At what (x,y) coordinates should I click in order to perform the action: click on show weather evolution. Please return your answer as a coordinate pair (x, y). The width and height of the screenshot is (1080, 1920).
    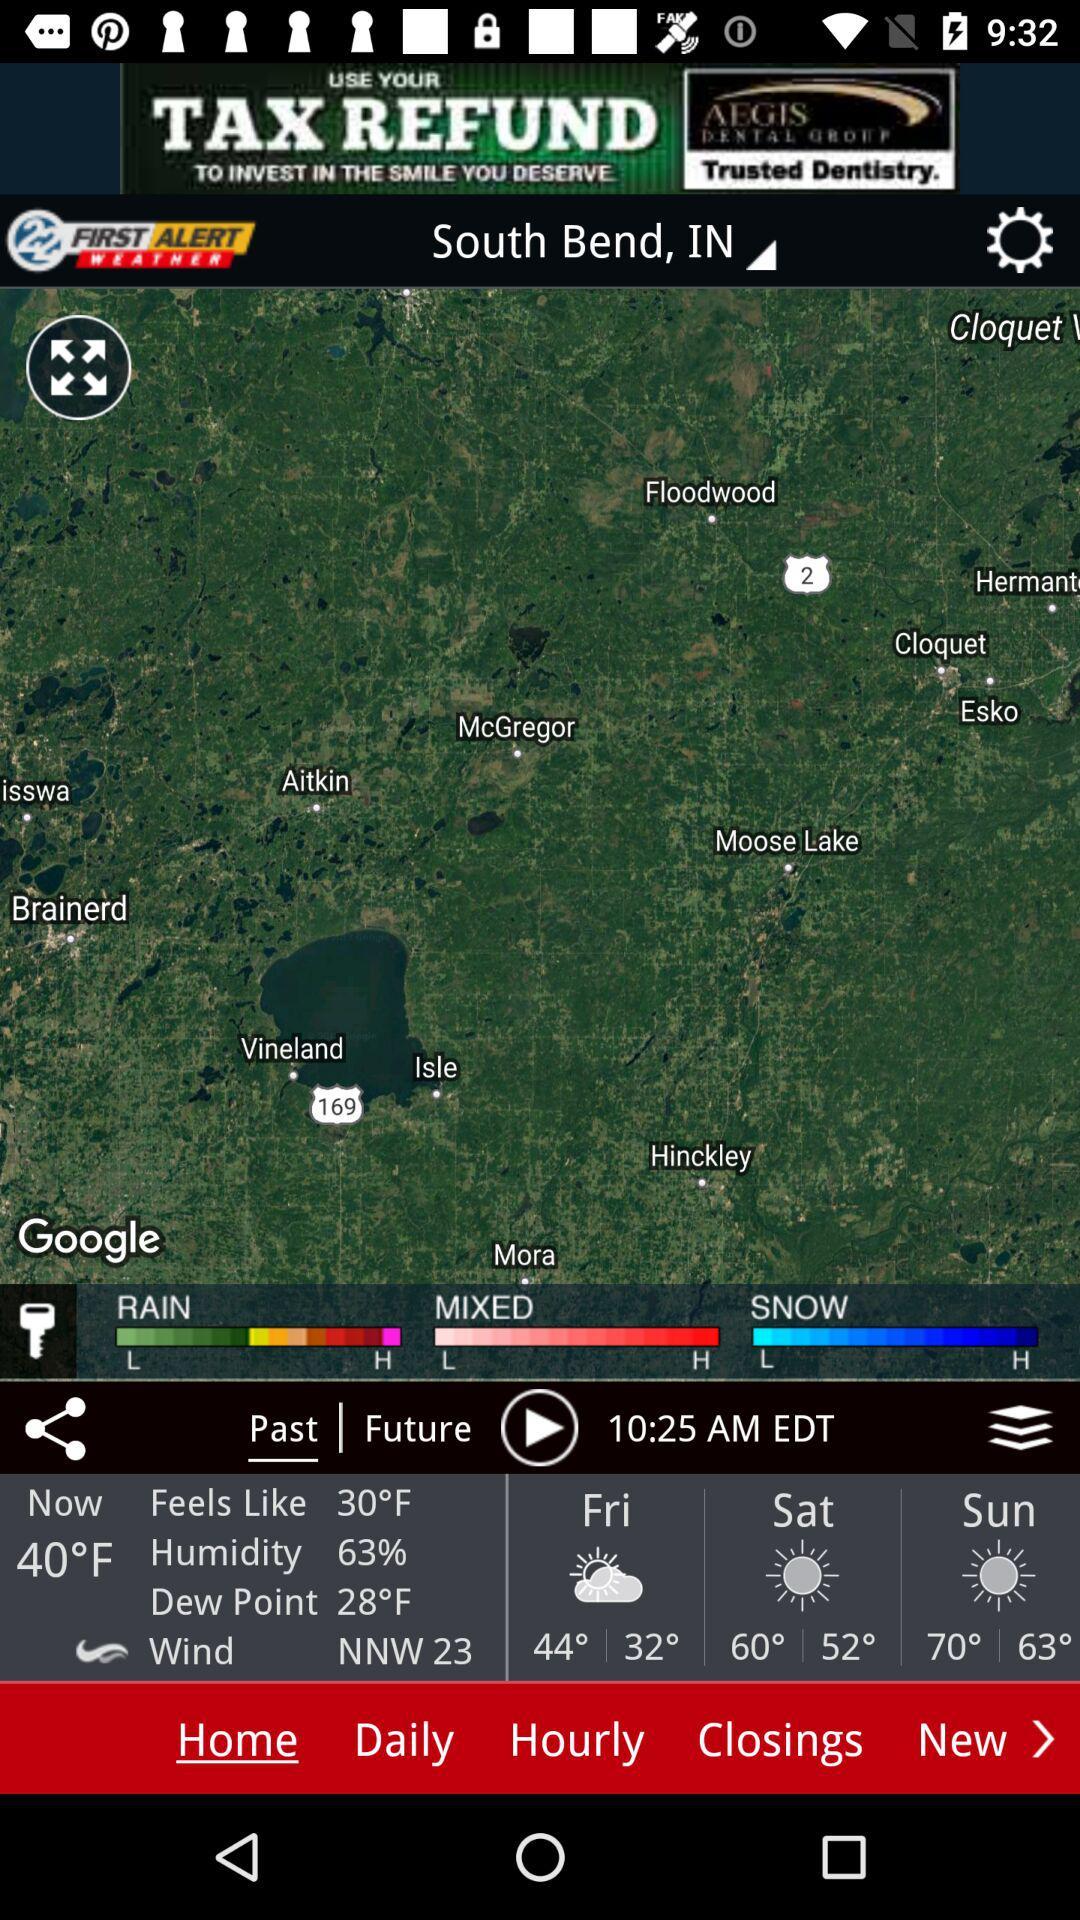
    Looking at the image, I should click on (538, 1426).